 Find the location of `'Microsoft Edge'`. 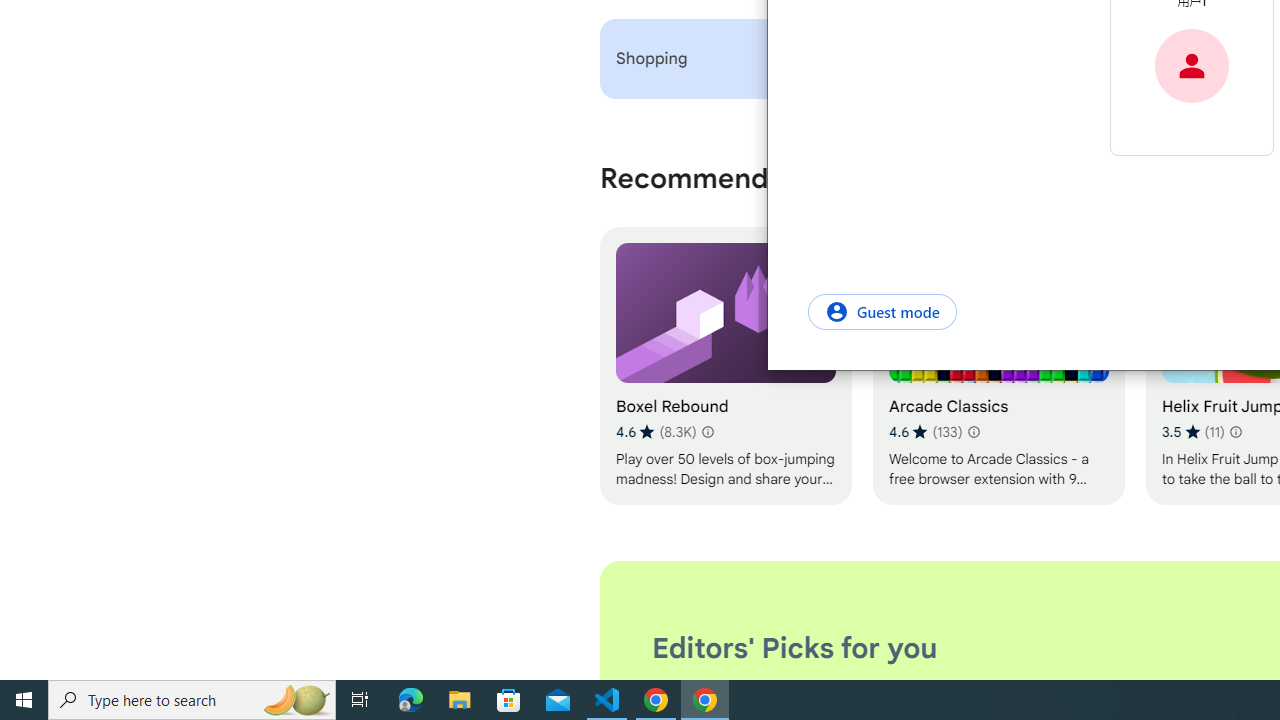

'Microsoft Edge' is located at coordinates (410, 698).